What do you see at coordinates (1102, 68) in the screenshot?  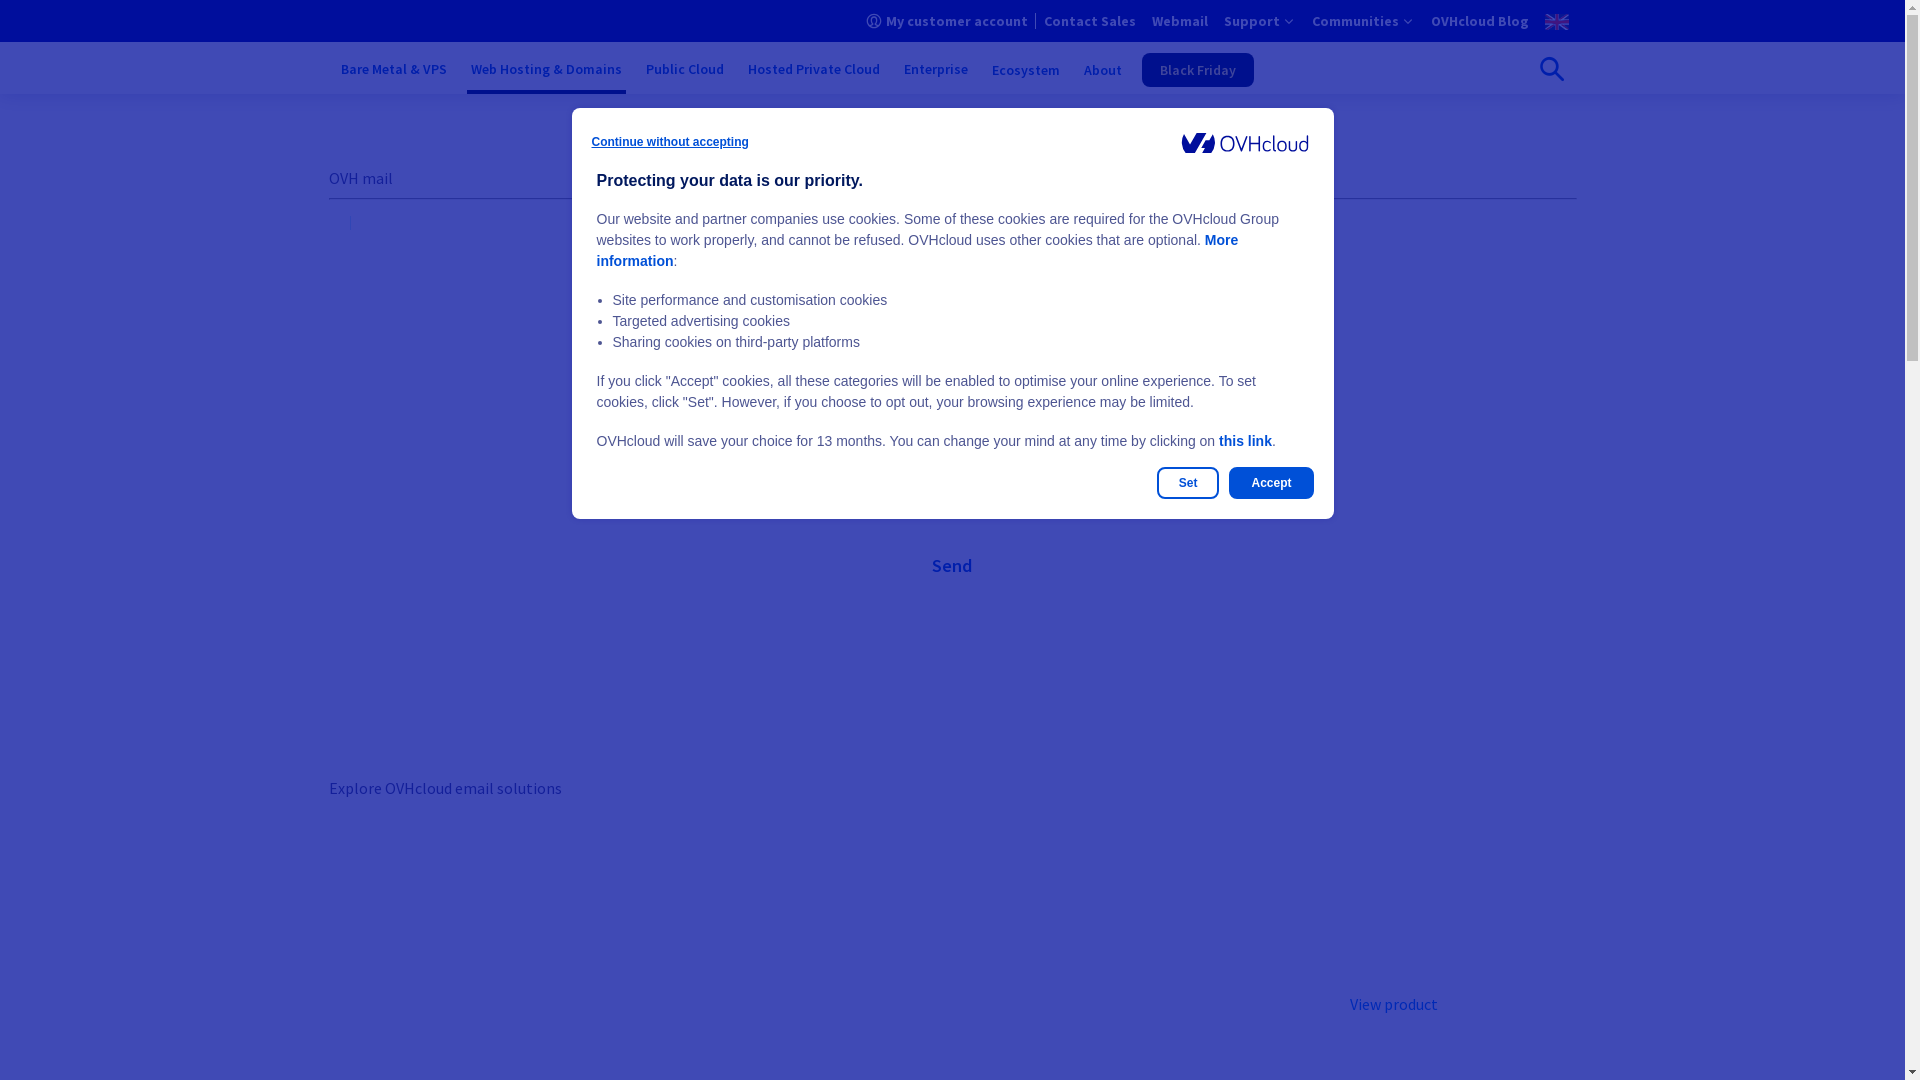 I see `'About'` at bounding box center [1102, 68].